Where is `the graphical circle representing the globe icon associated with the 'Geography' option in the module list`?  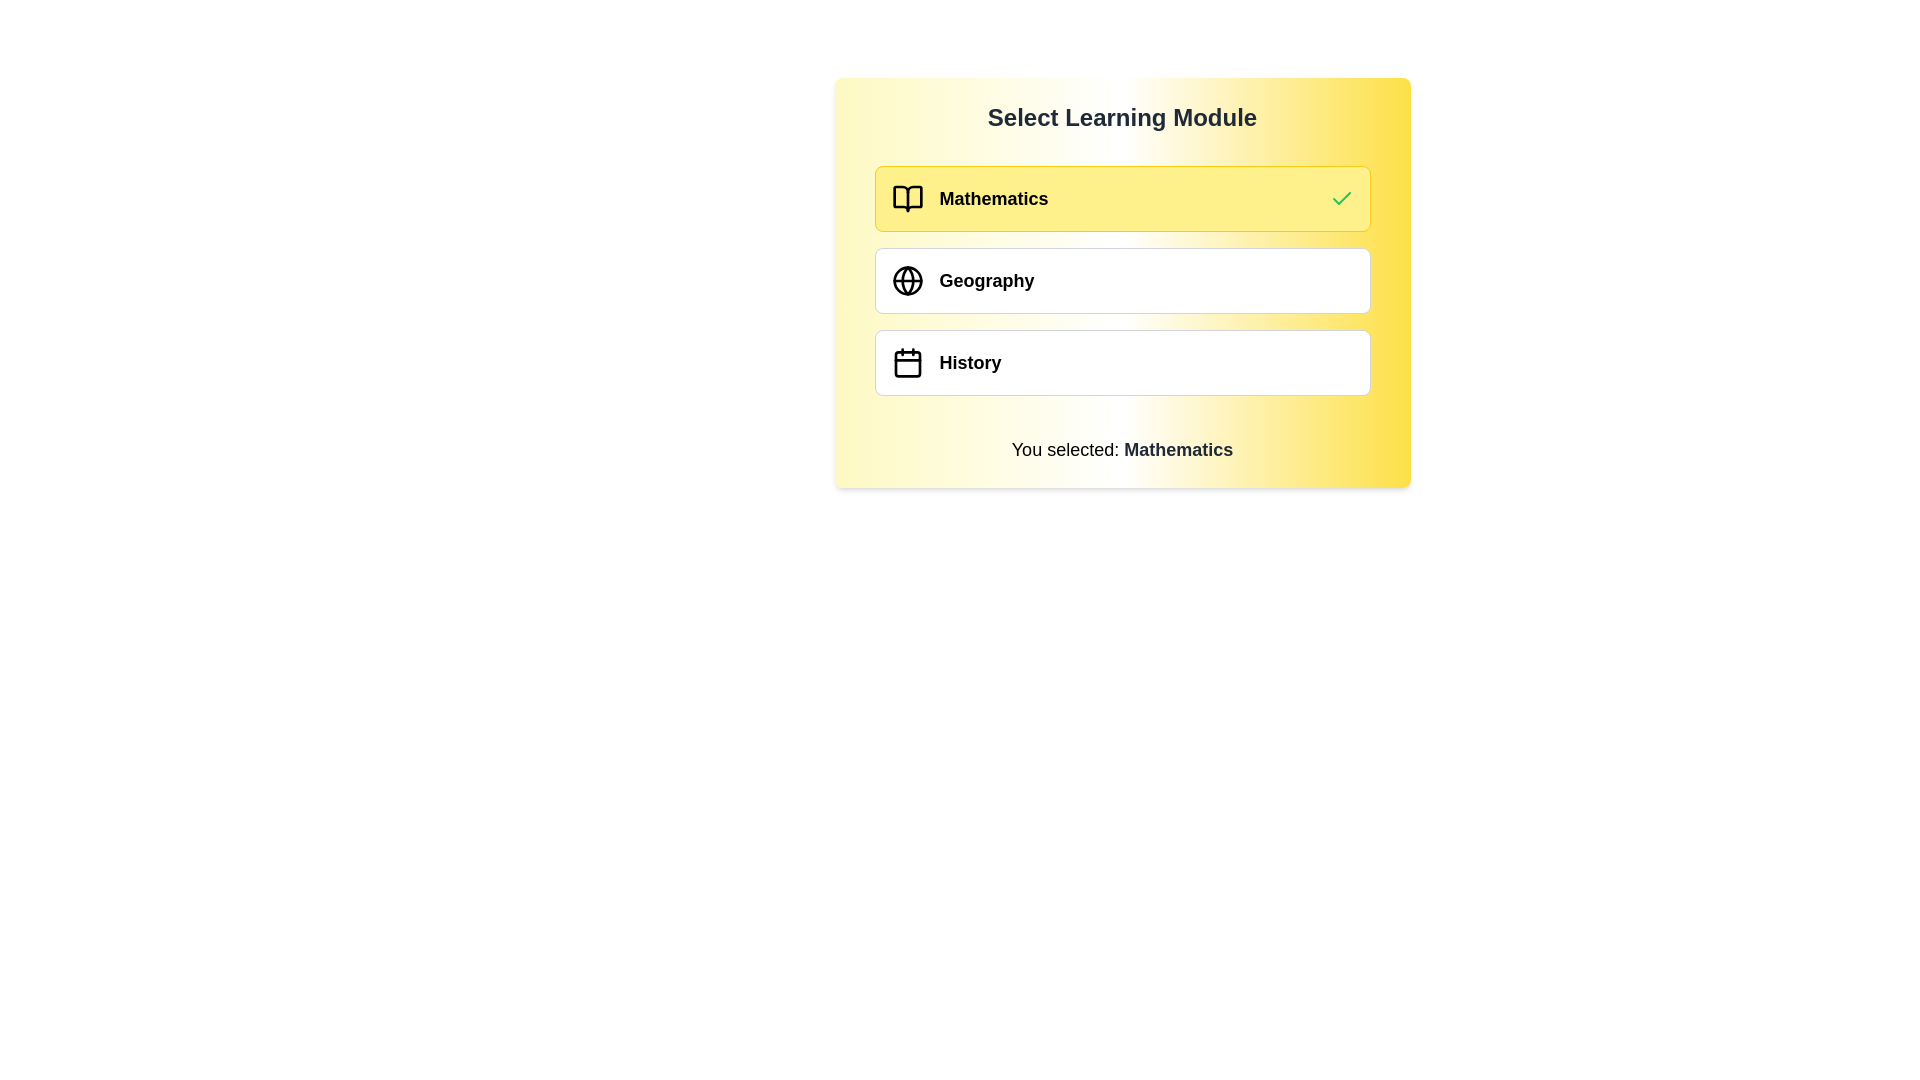 the graphical circle representing the globe icon associated with the 'Geography' option in the module list is located at coordinates (906, 281).